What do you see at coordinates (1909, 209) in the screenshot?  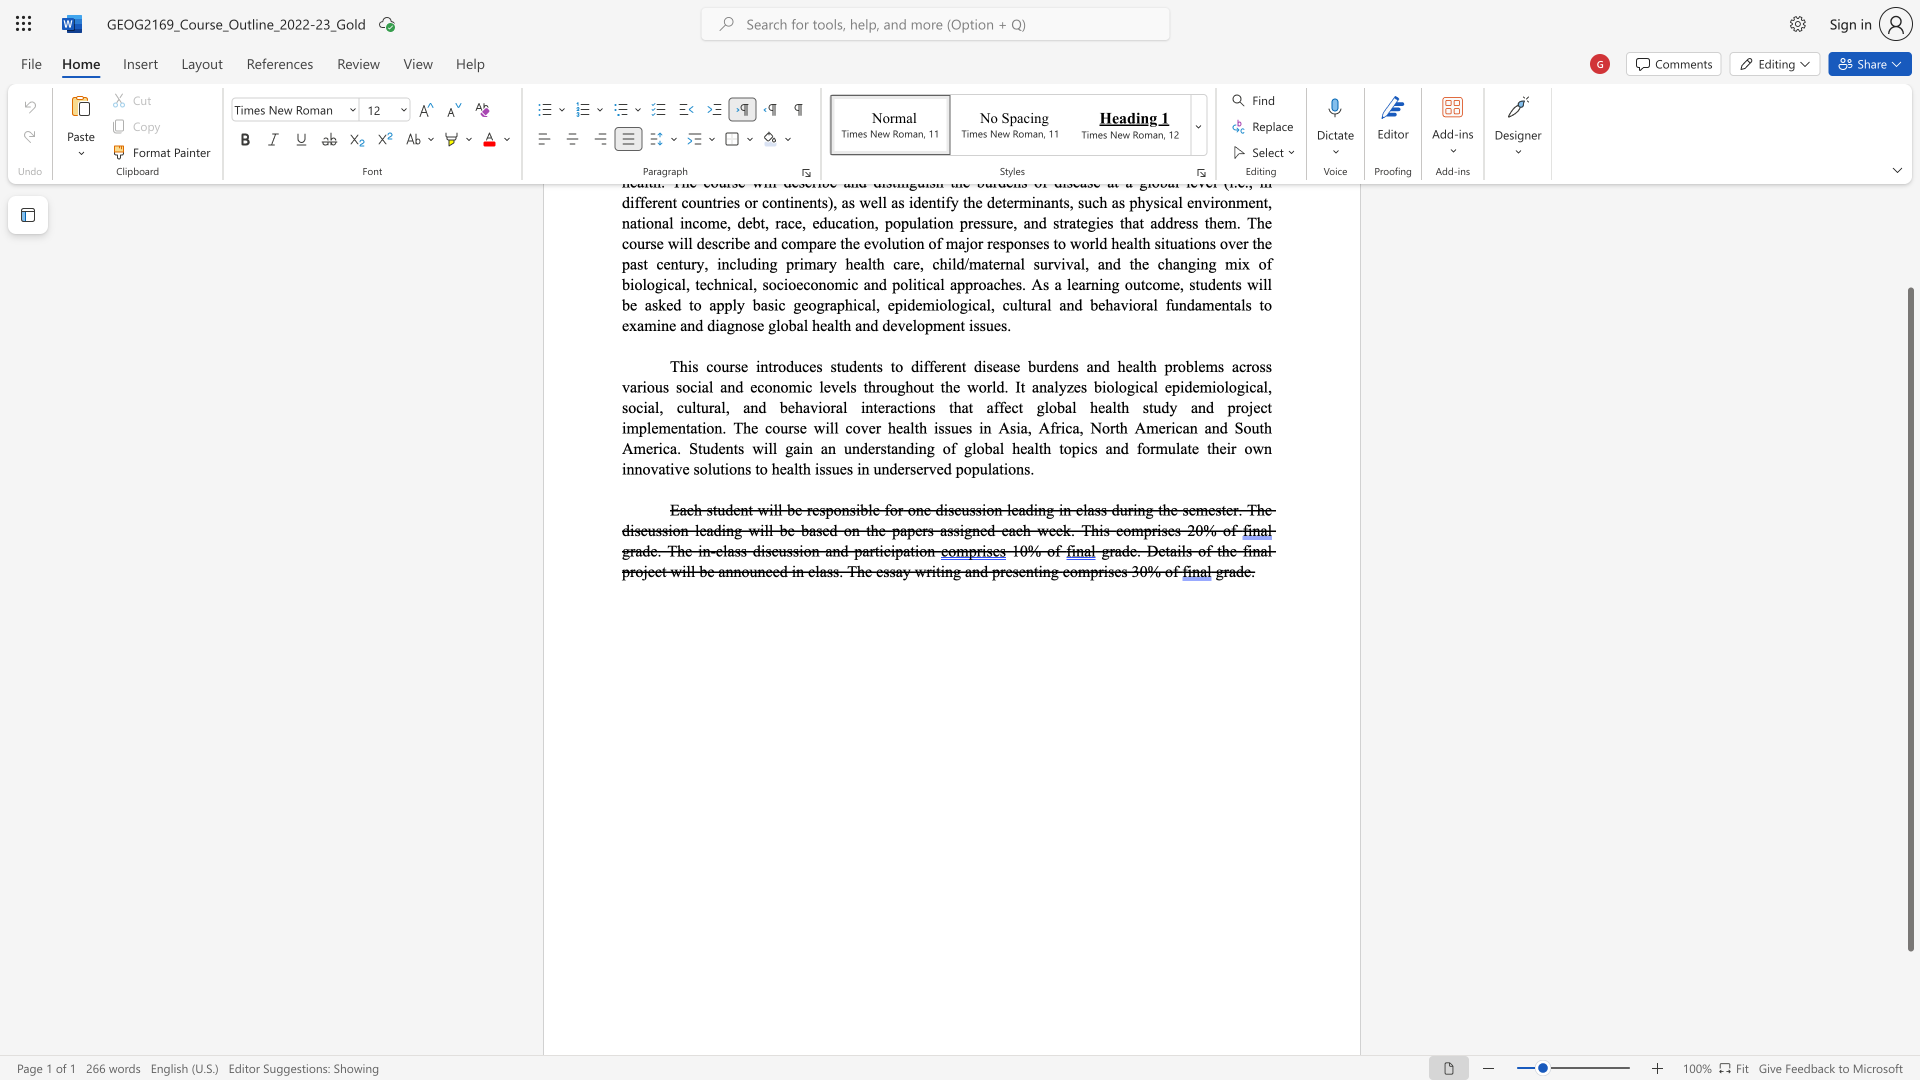 I see `the vertical scrollbar to raise the page content` at bounding box center [1909, 209].